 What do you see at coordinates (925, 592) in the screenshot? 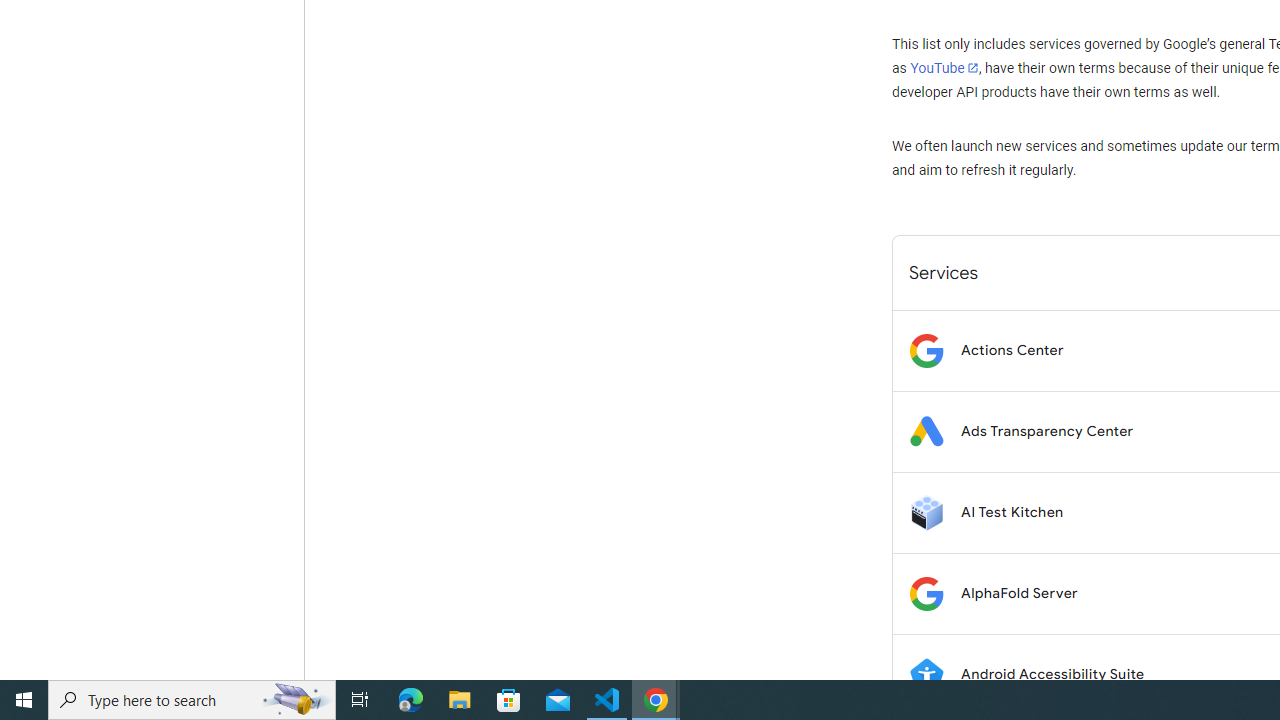
I see `'Logo for AlphaFold Server'` at bounding box center [925, 592].